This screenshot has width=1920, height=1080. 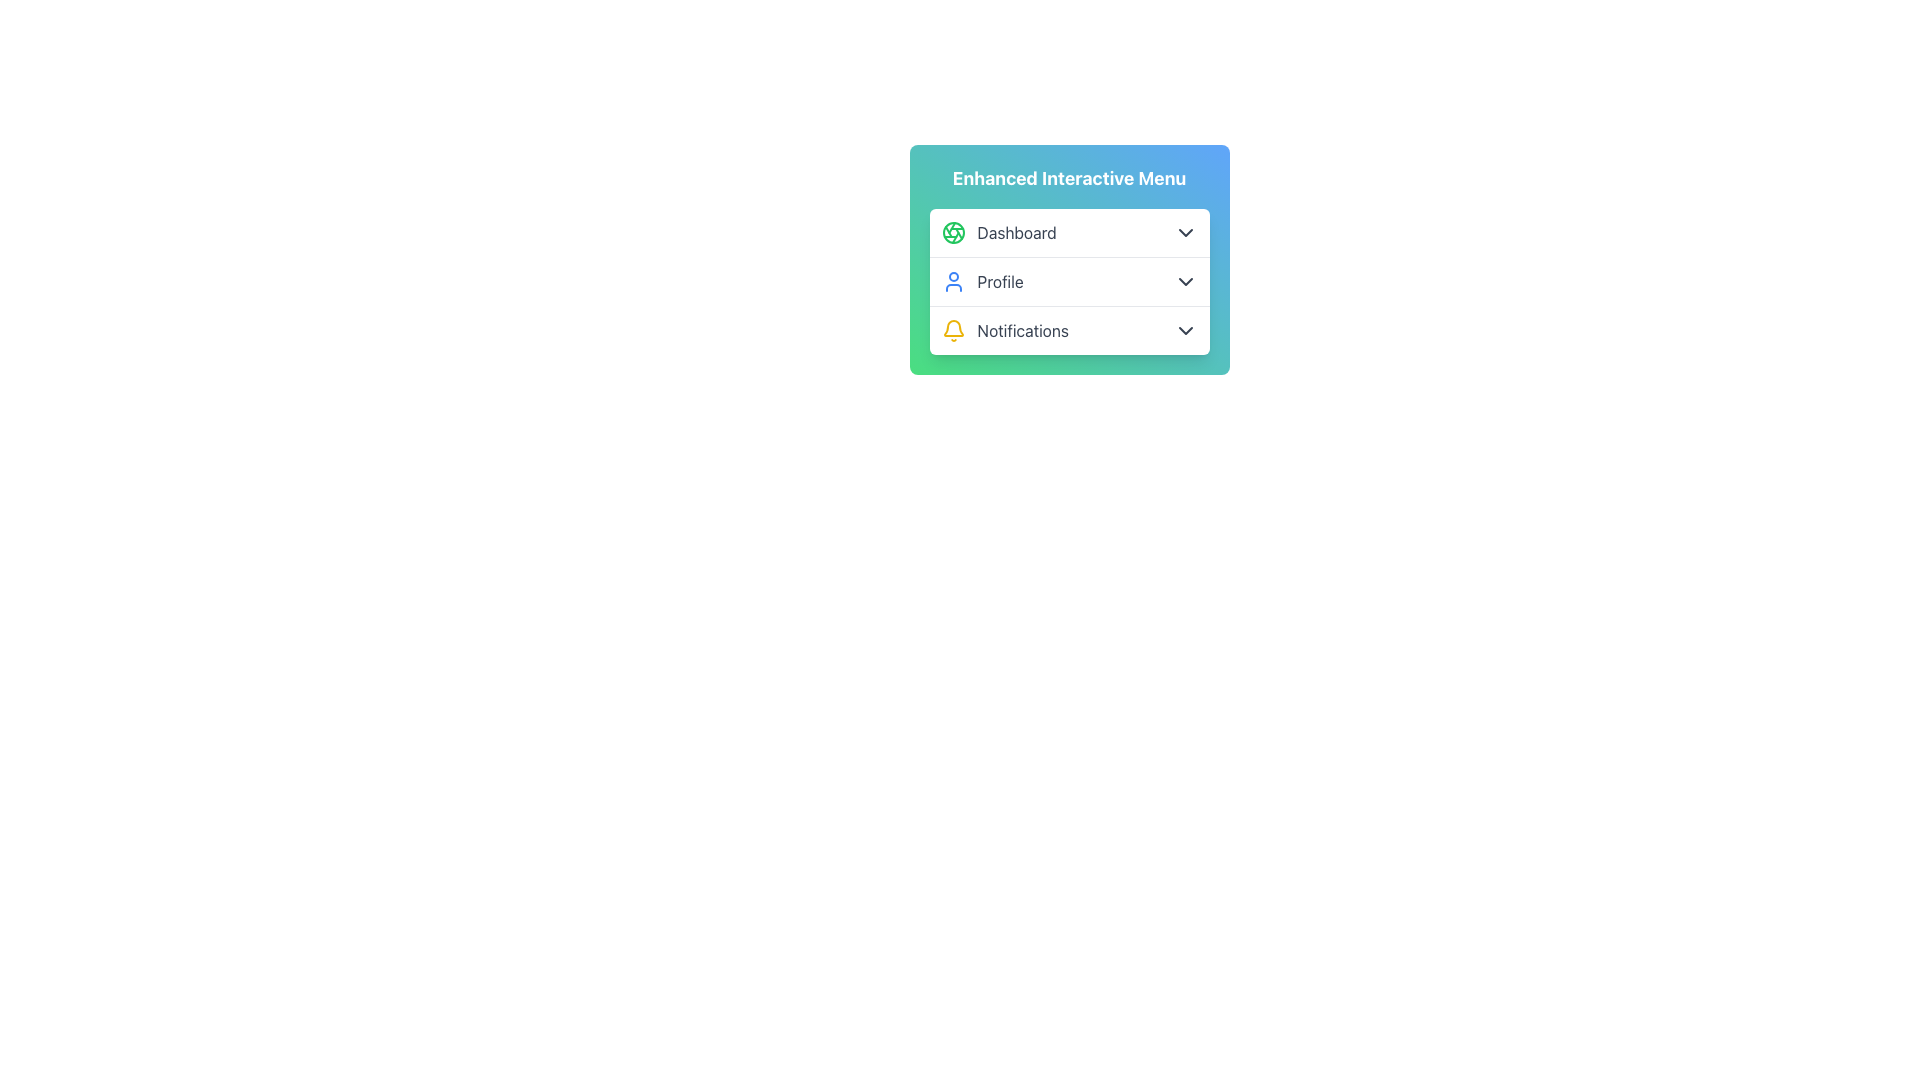 I want to click on the notification bell icon, which is a yellow hollow design located at the top-right of the menu, above the 'Notifications' list item, so click(x=952, y=327).